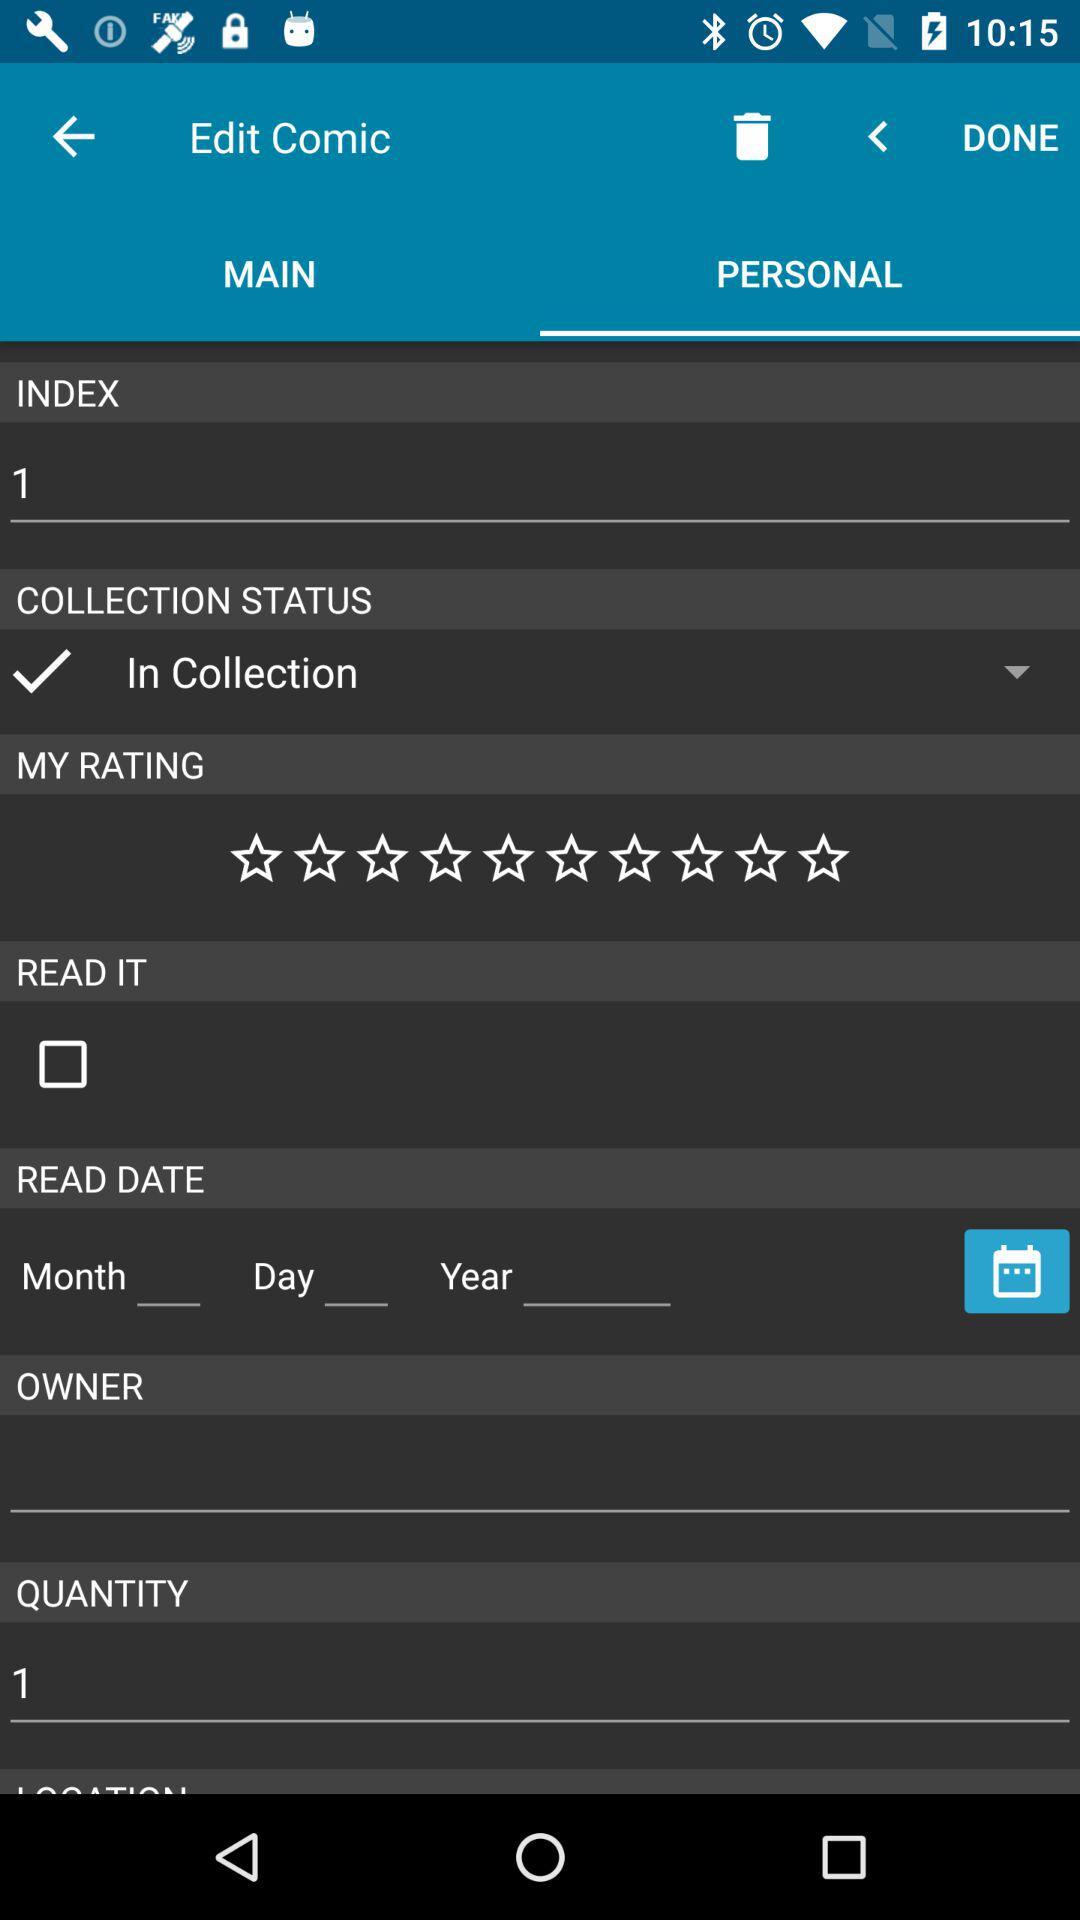  I want to click on show calendar, so click(1017, 1270).